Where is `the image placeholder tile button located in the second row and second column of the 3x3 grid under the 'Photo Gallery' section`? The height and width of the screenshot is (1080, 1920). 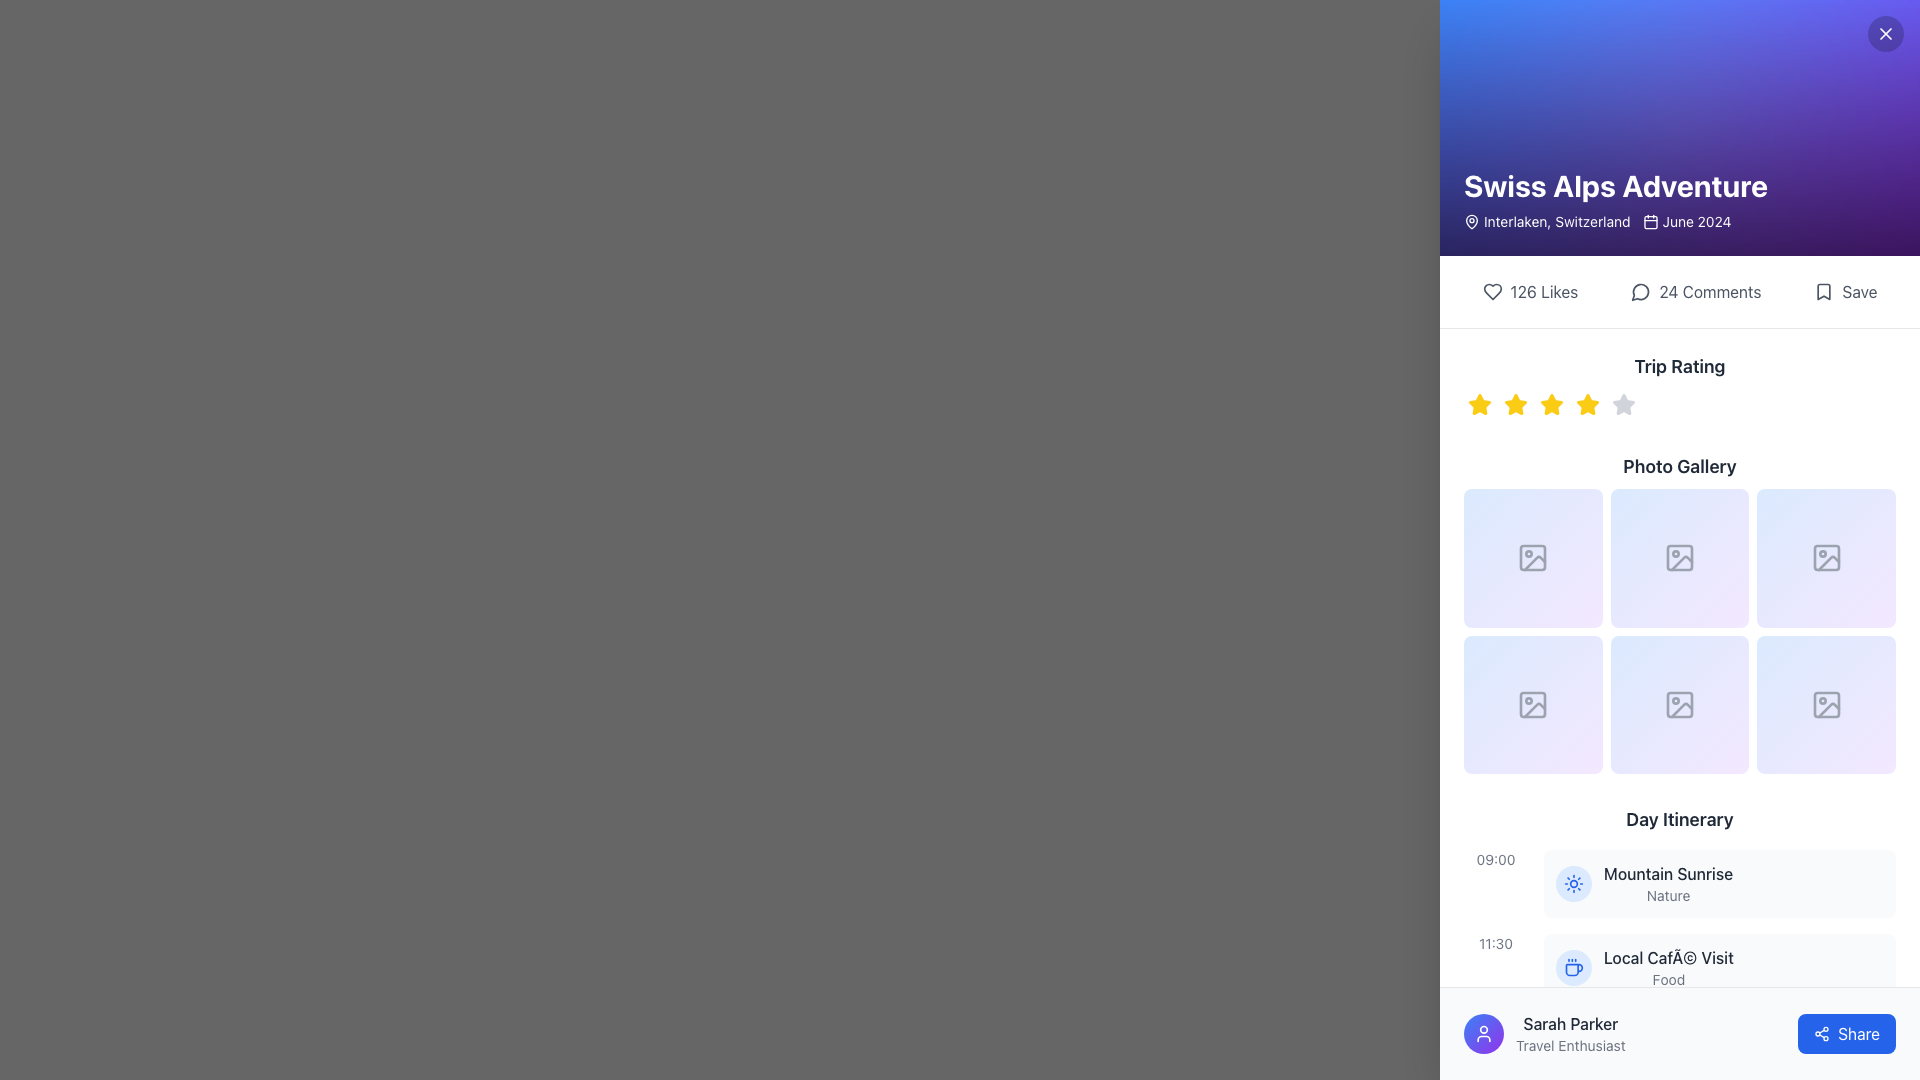
the image placeholder tile button located in the second row and second column of the 3x3 grid under the 'Photo Gallery' section is located at coordinates (1680, 704).